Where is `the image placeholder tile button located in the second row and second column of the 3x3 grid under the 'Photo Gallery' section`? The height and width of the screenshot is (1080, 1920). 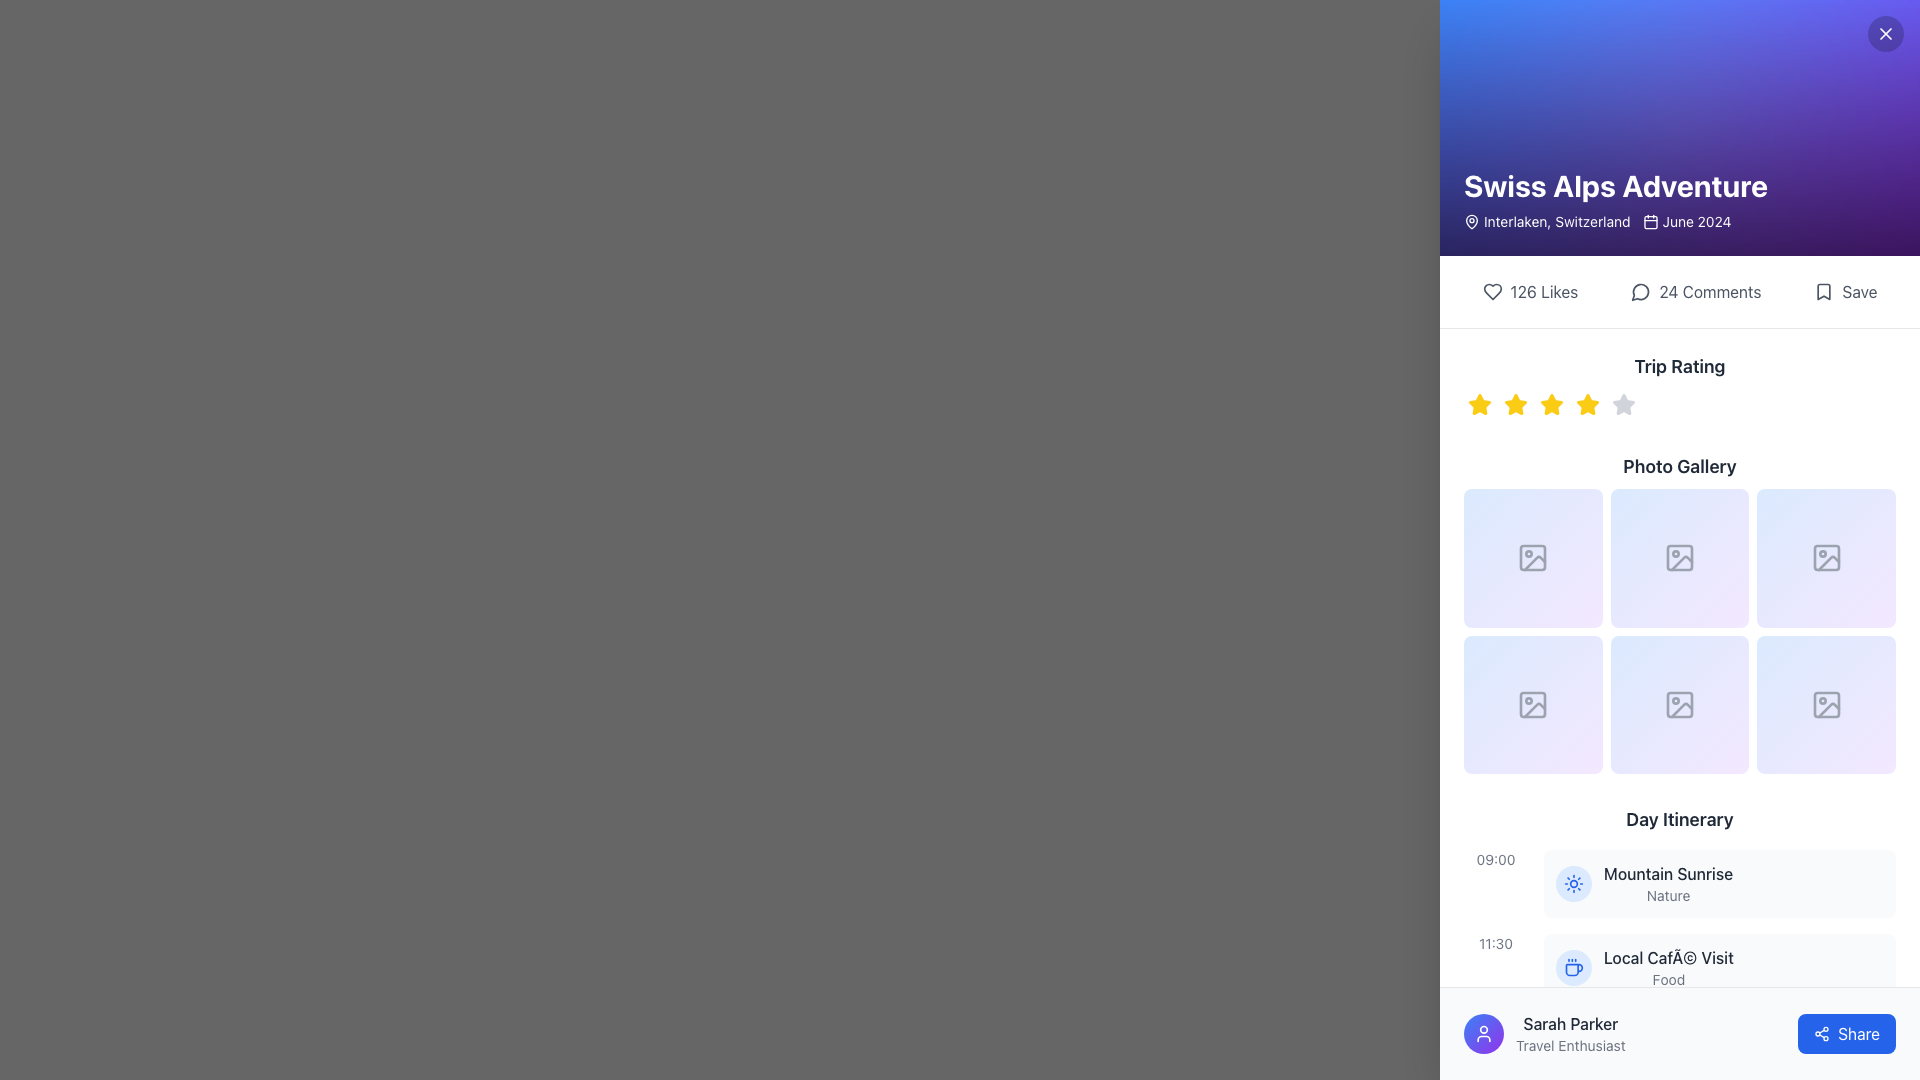
the image placeholder tile button located in the second row and second column of the 3x3 grid under the 'Photo Gallery' section is located at coordinates (1680, 704).